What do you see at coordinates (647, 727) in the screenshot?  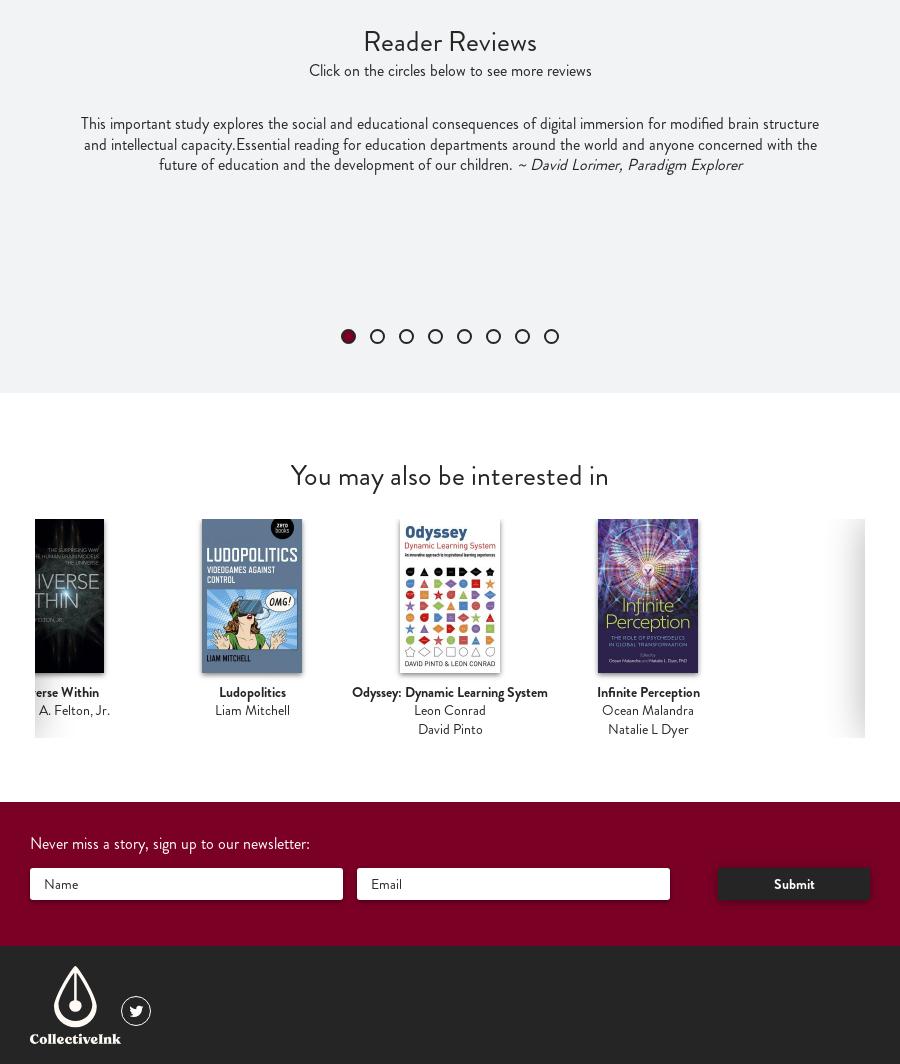 I see `'Natalie L Dyer'` at bounding box center [647, 727].